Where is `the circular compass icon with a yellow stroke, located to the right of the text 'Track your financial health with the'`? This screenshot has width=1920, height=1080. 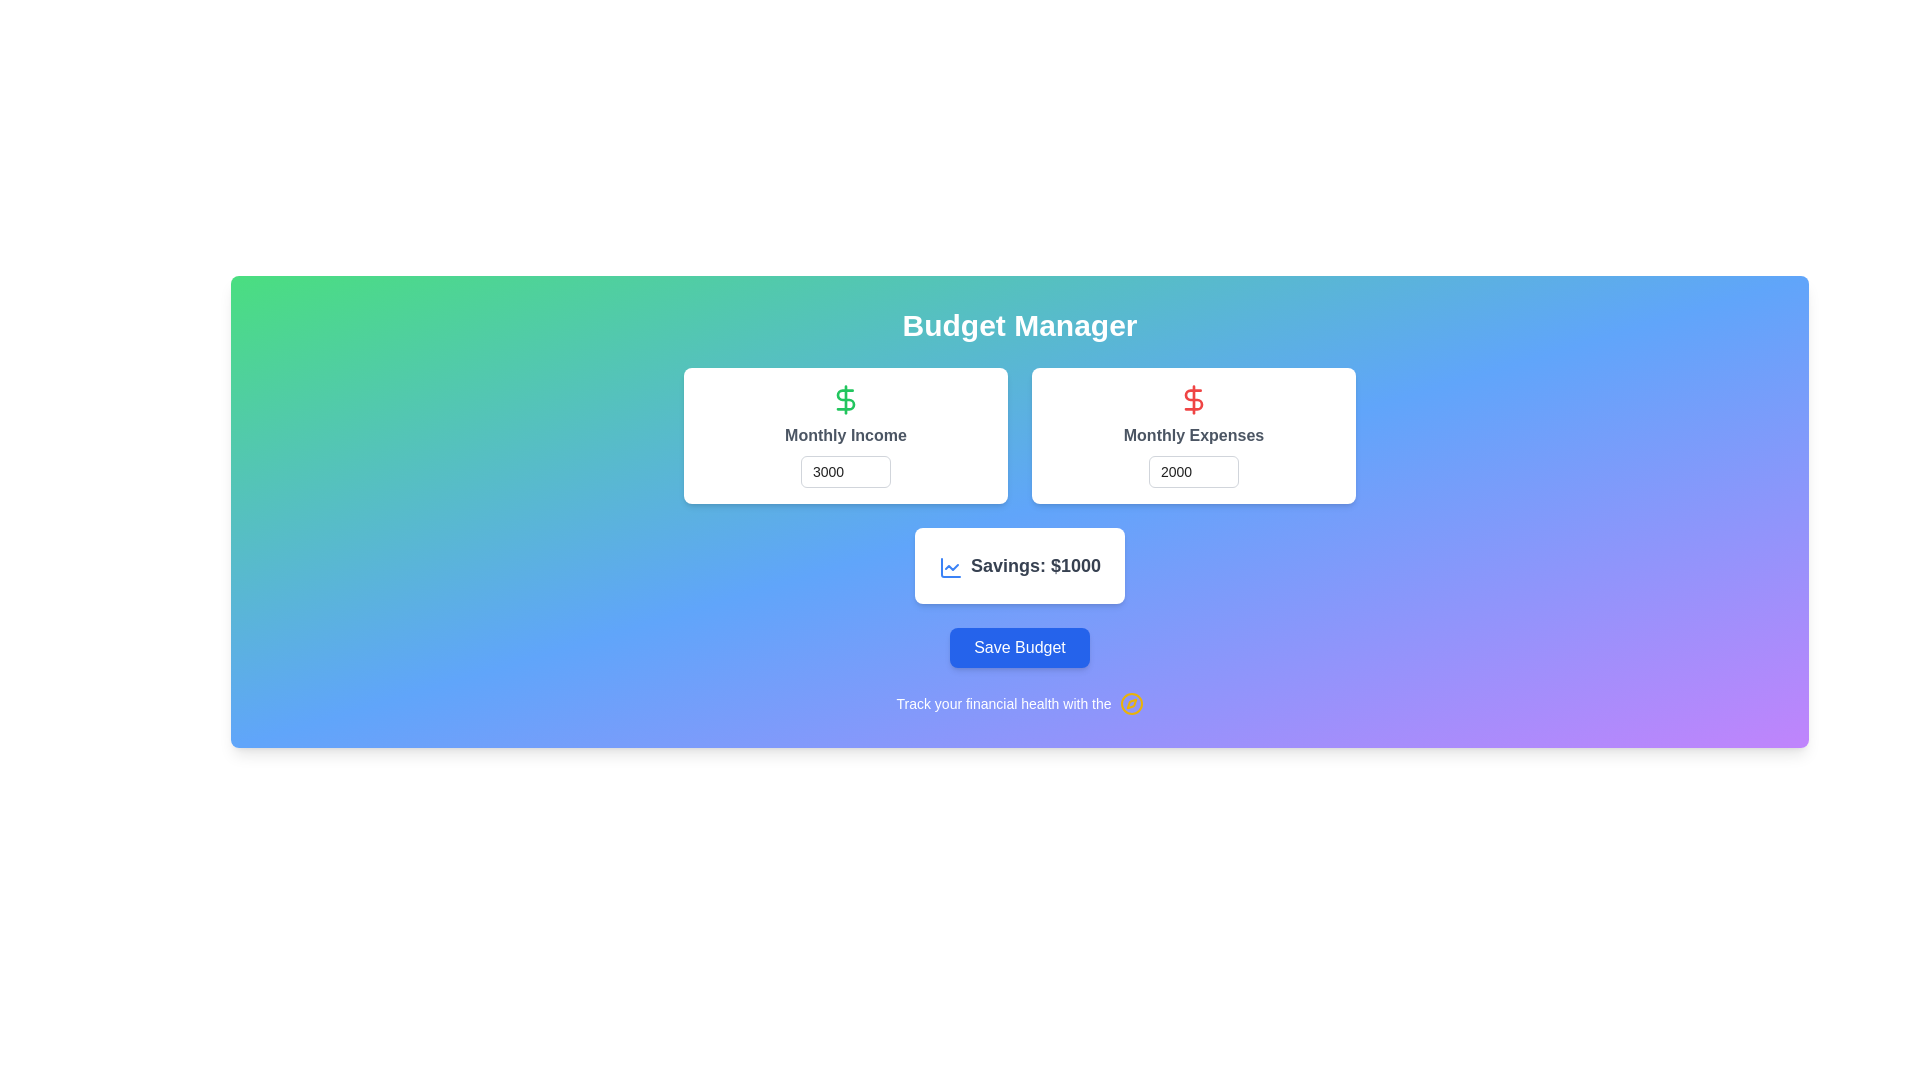
the circular compass icon with a yellow stroke, located to the right of the text 'Track your financial health with the' is located at coordinates (1131, 703).